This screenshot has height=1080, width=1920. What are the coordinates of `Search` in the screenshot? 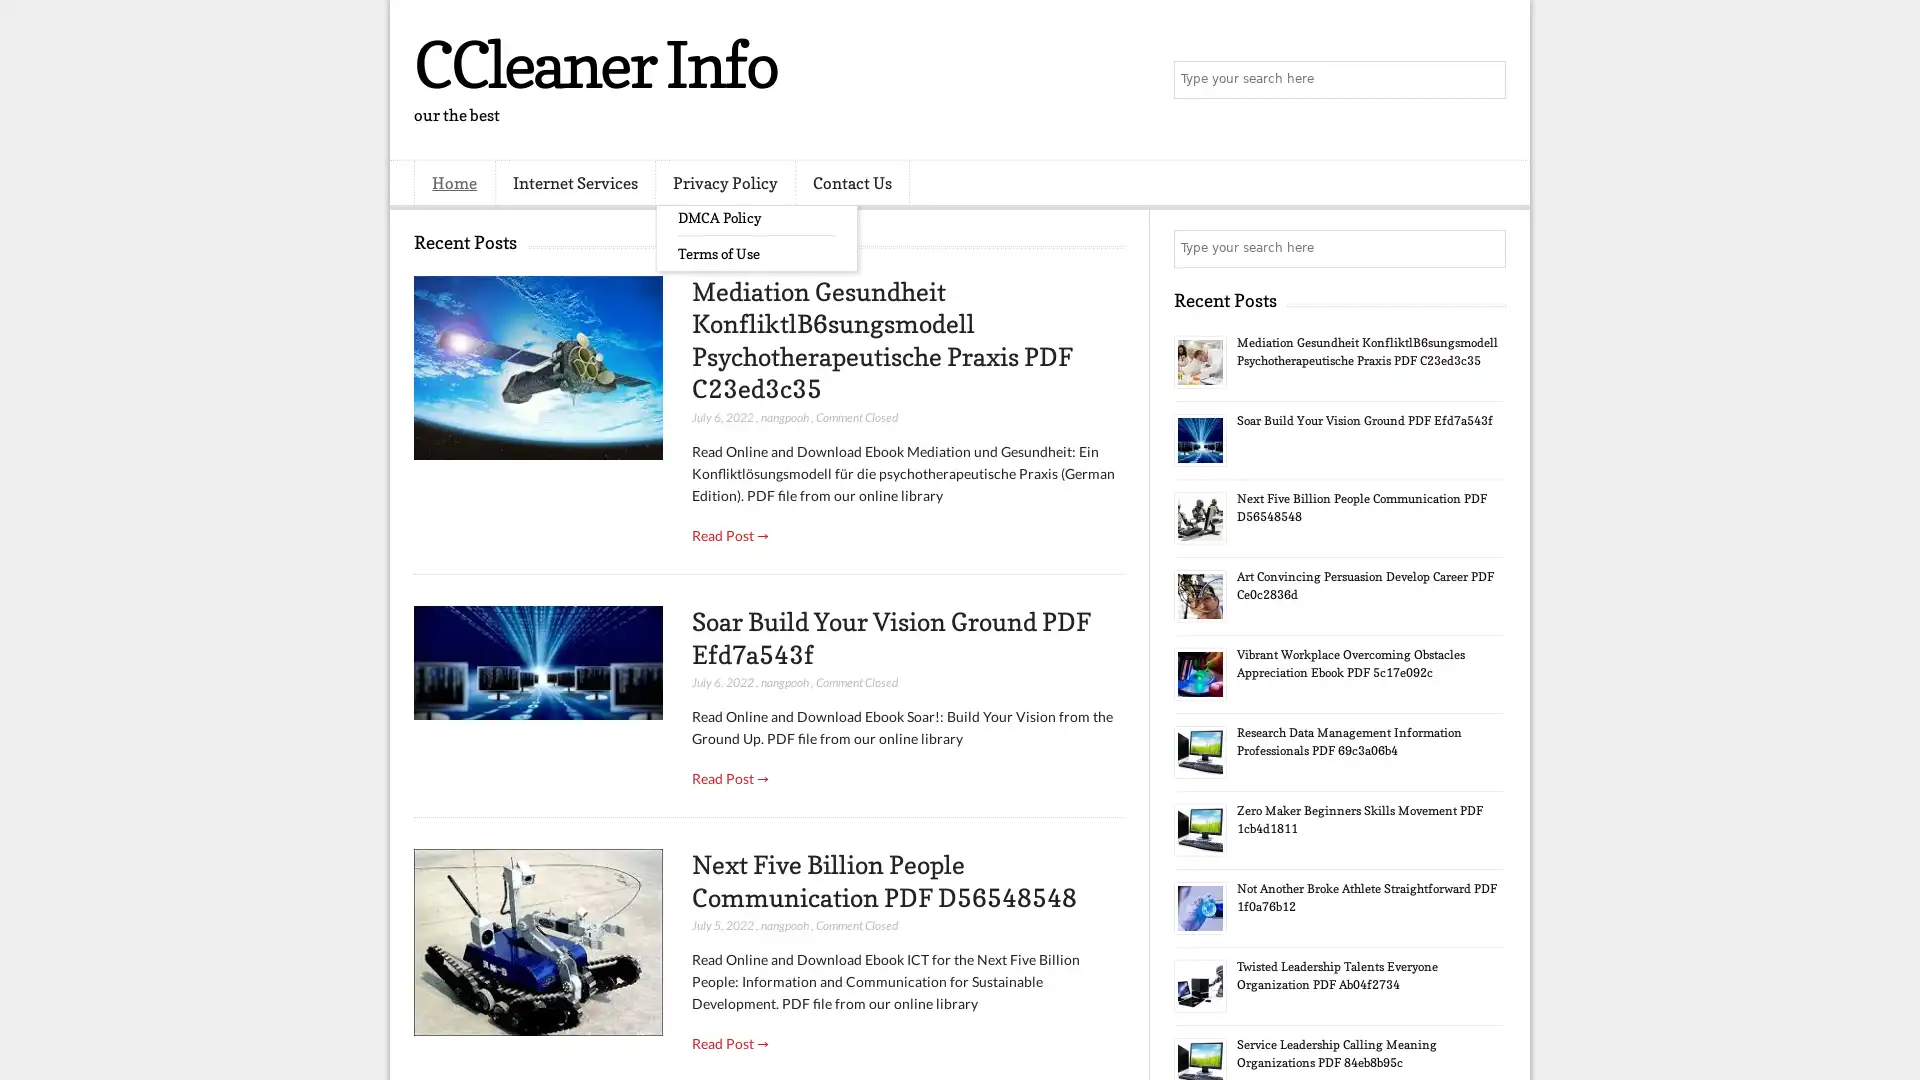 It's located at (1485, 80).